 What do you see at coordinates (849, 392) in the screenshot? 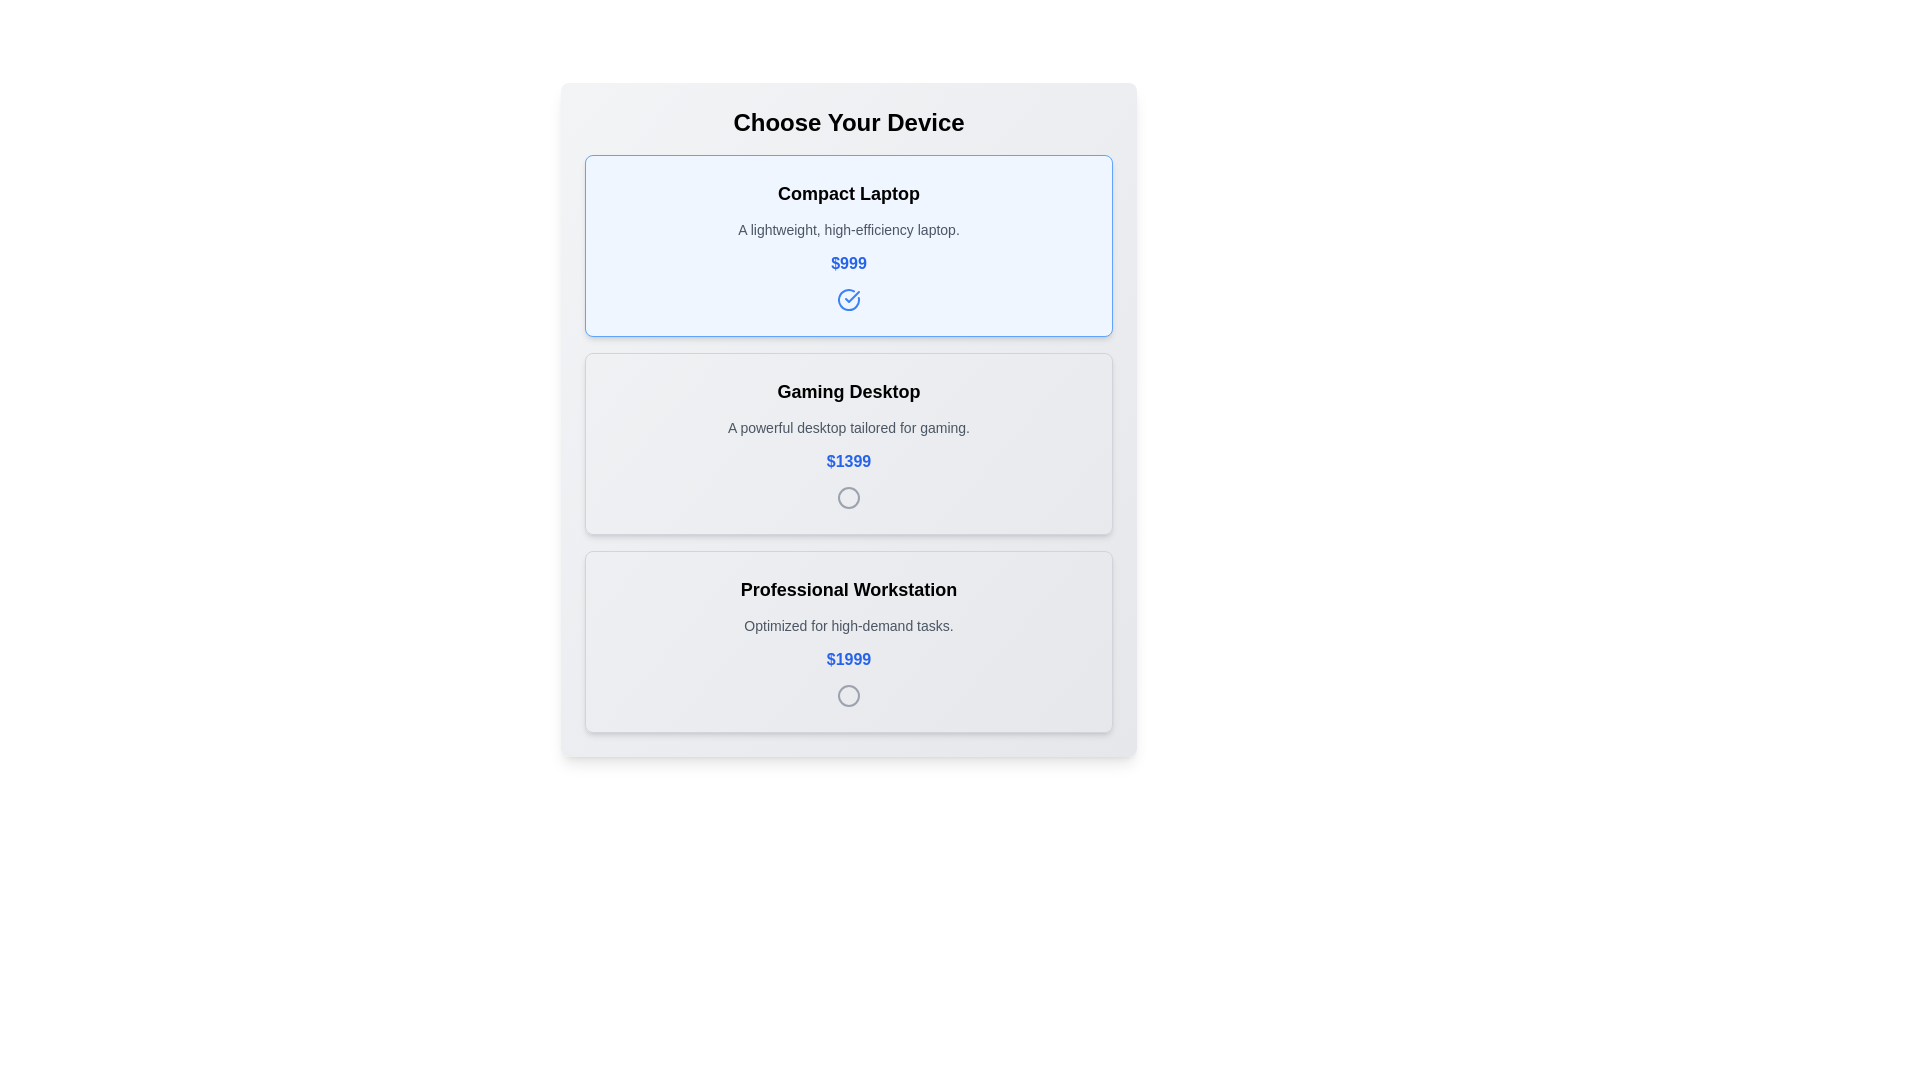
I see `text label identifying the option 'Gaming Desktop' located in the section under 'Choose Your Device'` at bounding box center [849, 392].